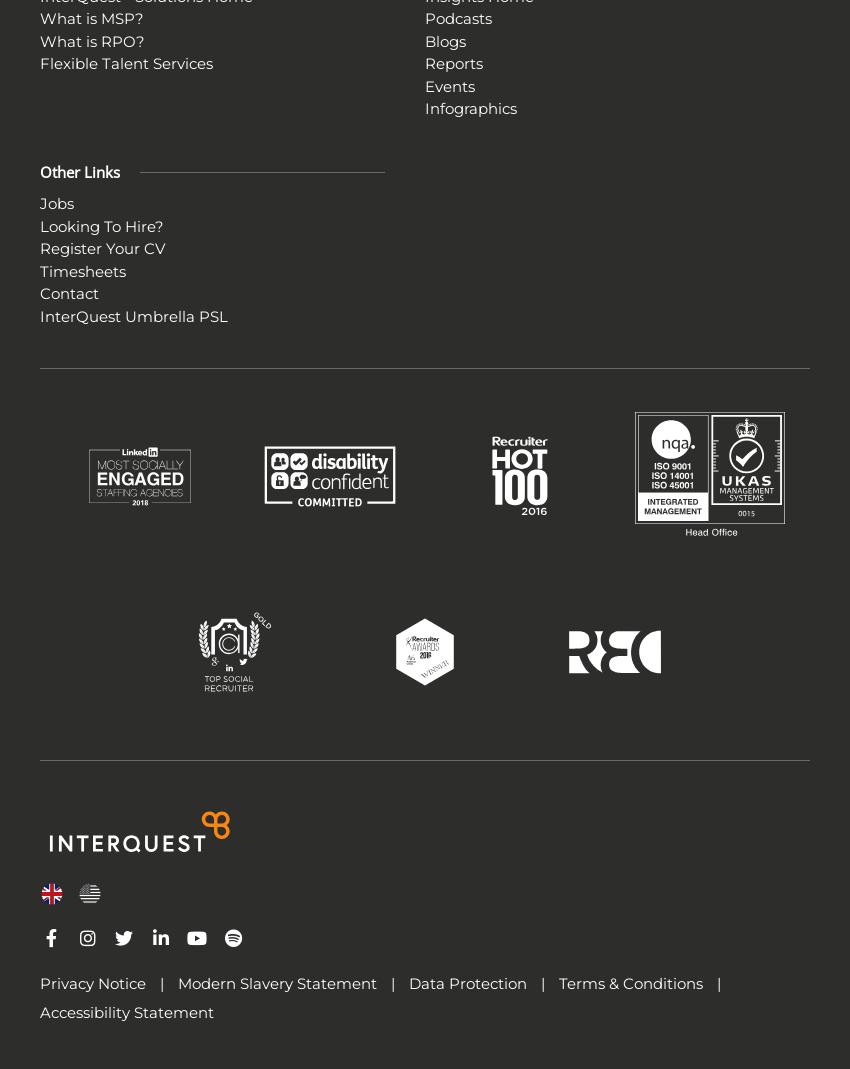  Describe the element at coordinates (630, 983) in the screenshot. I see `'Terms & Conditions'` at that location.